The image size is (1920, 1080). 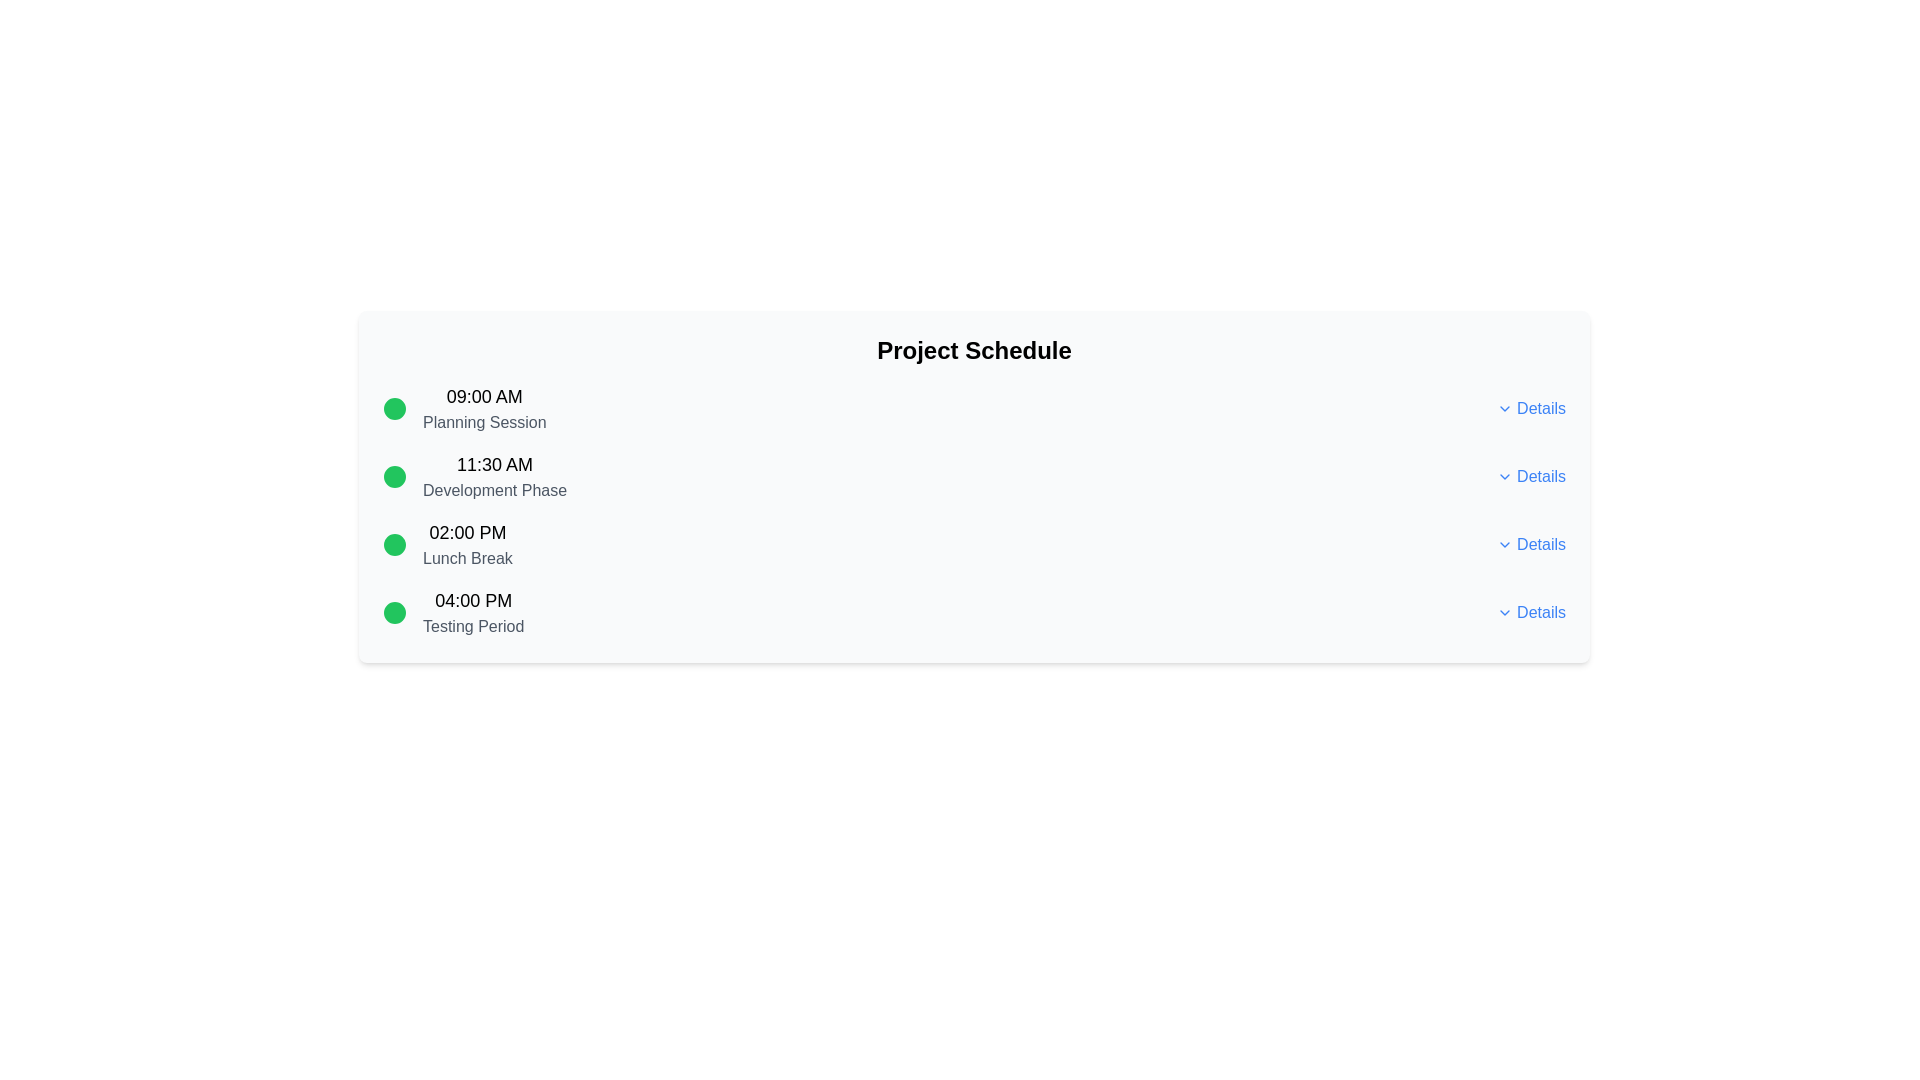 What do you see at coordinates (1540, 544) in the screenshot?
I see `the static text label 'Details' styled in blue, located in the fourth row of the structured list for the '04:00 PM - Testing Period' event` at bounding box center [1540, 544].